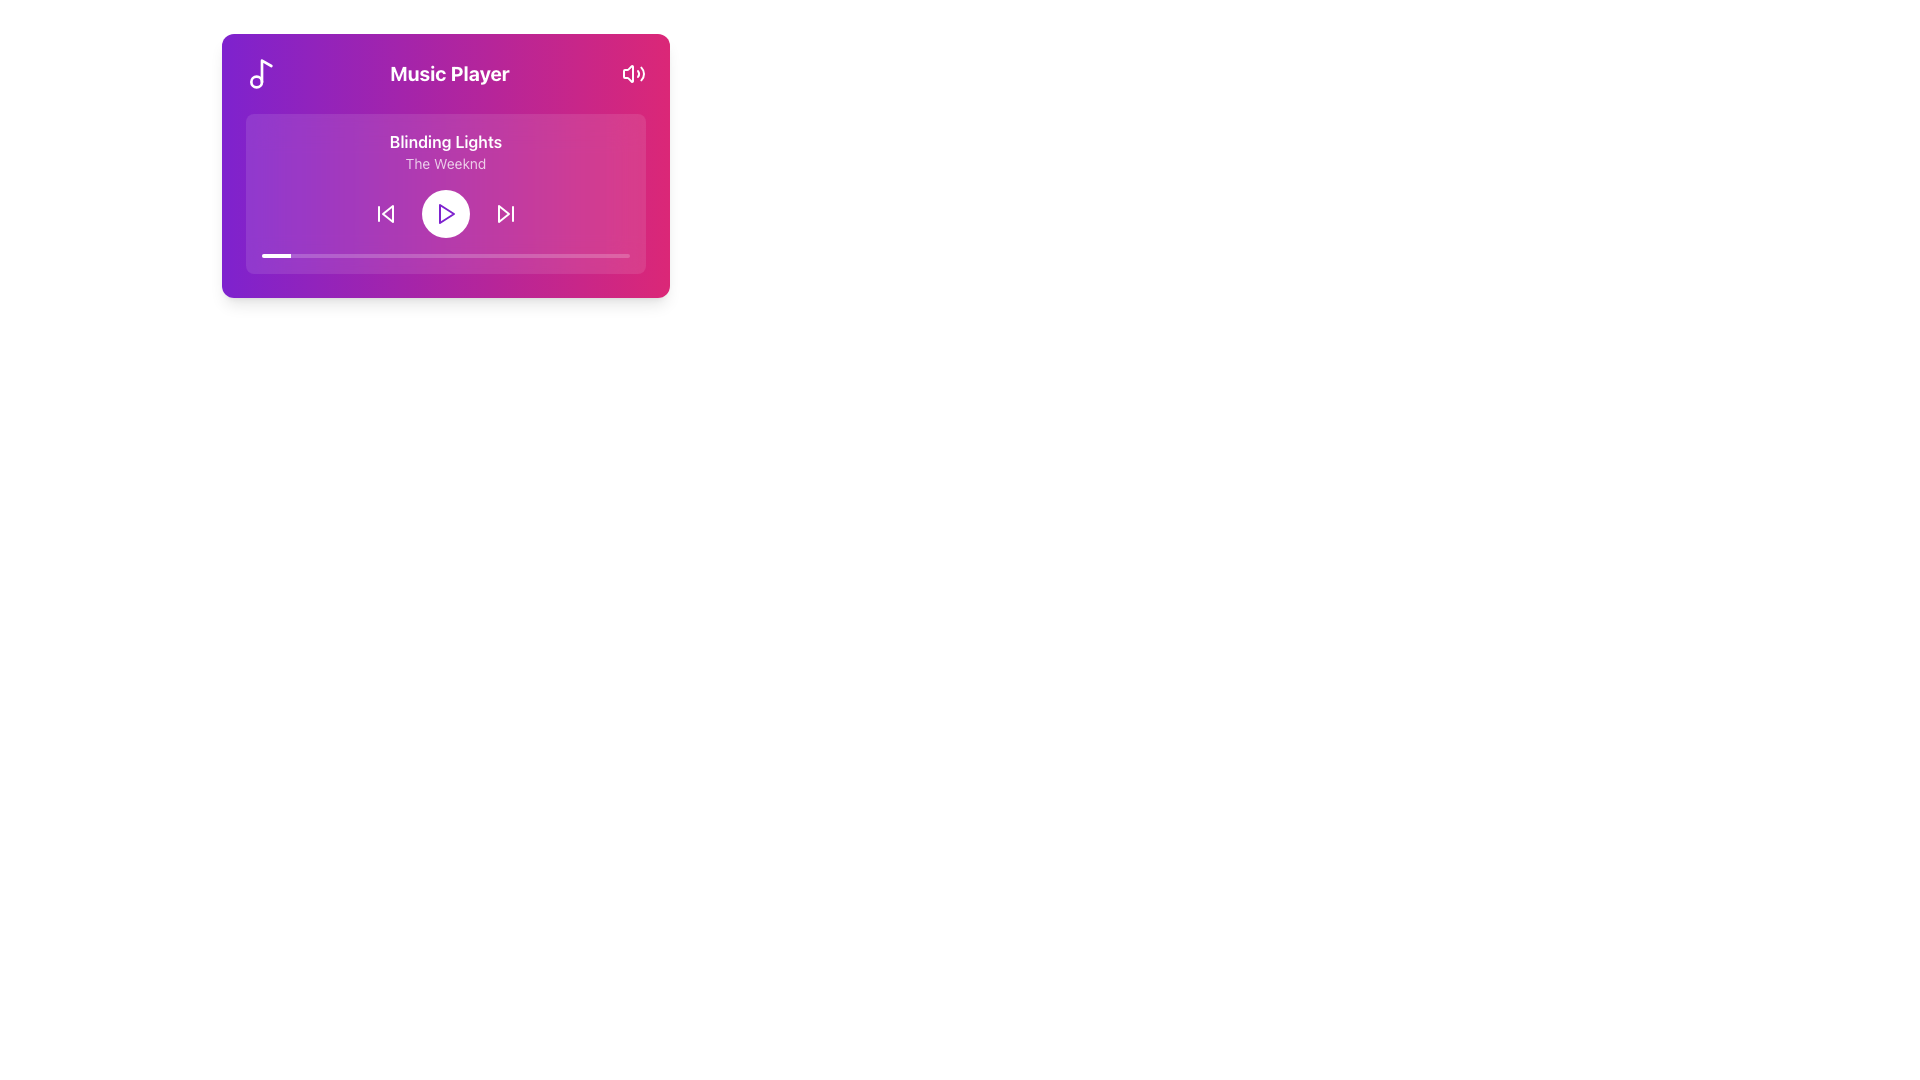 Image resolution: width=1920 pixels, height=1080 pixels. I want to click on the small circular shape within the music note graphic located in the top-left corner of the music player component, so click(255, 80).